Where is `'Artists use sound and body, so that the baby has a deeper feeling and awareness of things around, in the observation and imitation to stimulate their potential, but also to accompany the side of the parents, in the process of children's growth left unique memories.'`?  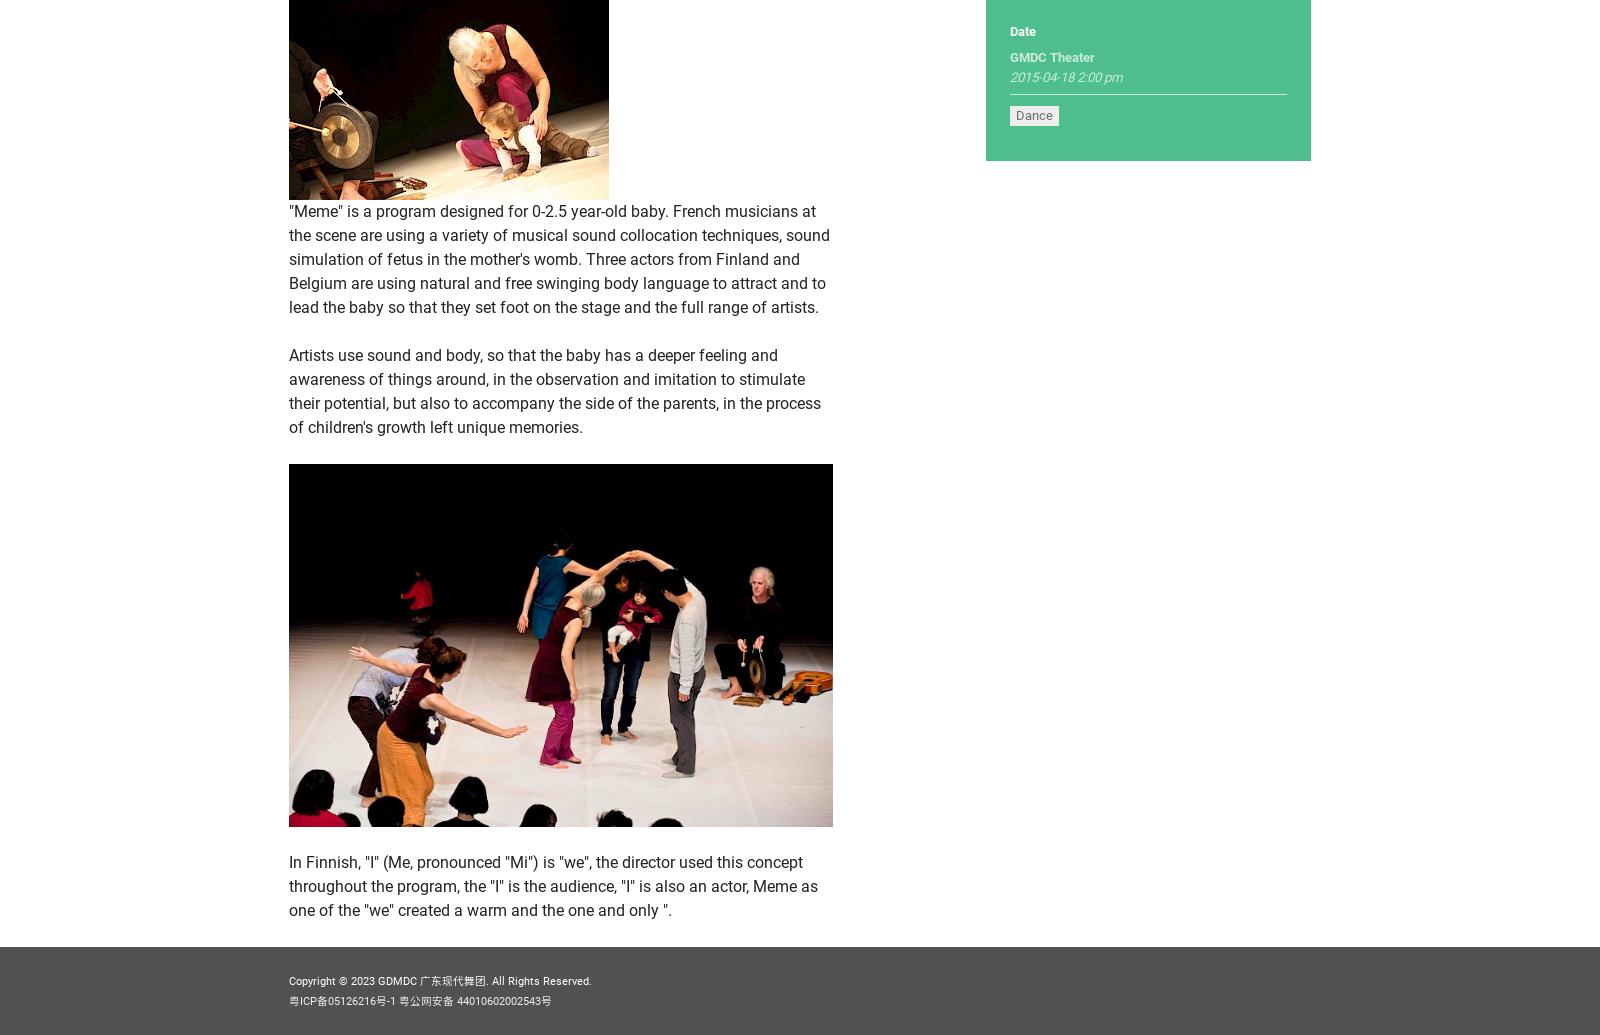 'Artists use sound and body, so that the baby has a deeper feeling and awareness of things around, in the observation and imitation to stimulate their potential, but also to accompany the side of the parents, in the process of children's growth left unique memories.' is located at coordinates (554, 391).